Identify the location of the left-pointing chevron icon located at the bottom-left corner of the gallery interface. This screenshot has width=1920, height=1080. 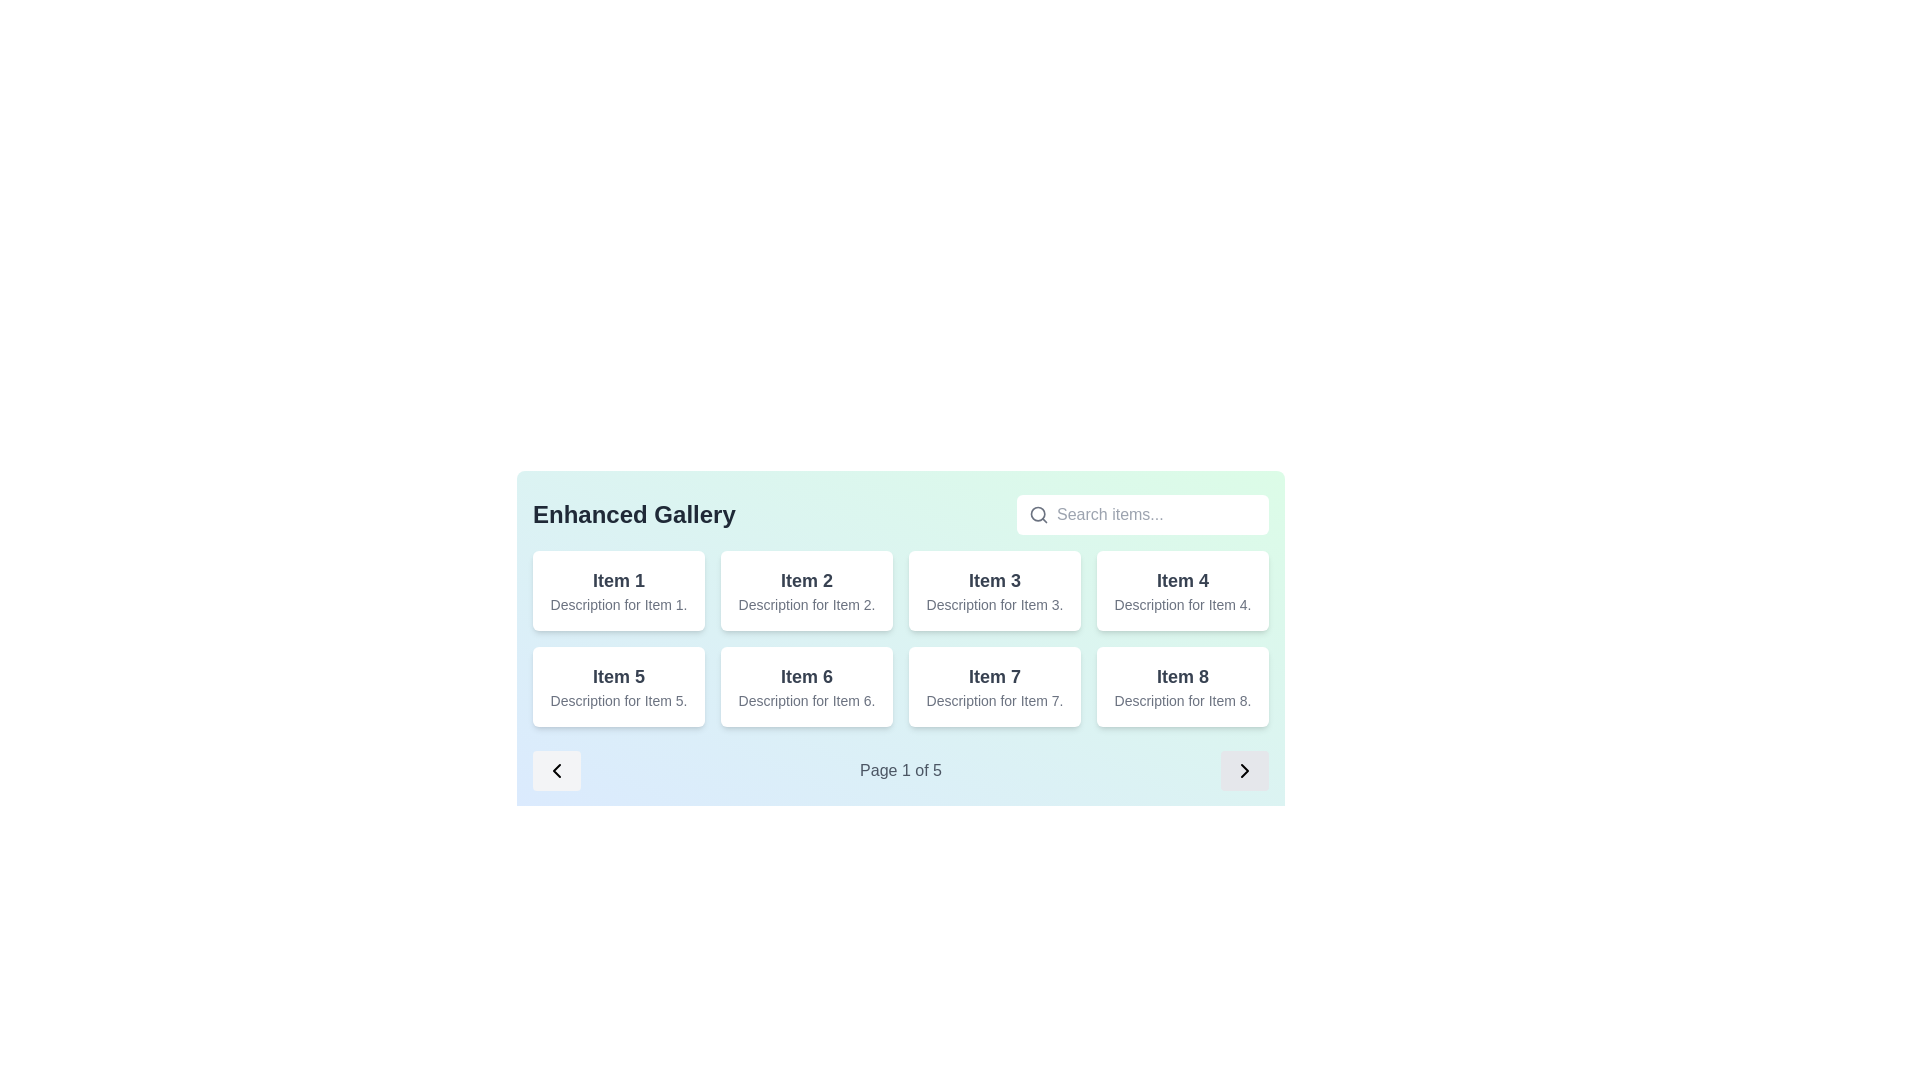
(556, 770).